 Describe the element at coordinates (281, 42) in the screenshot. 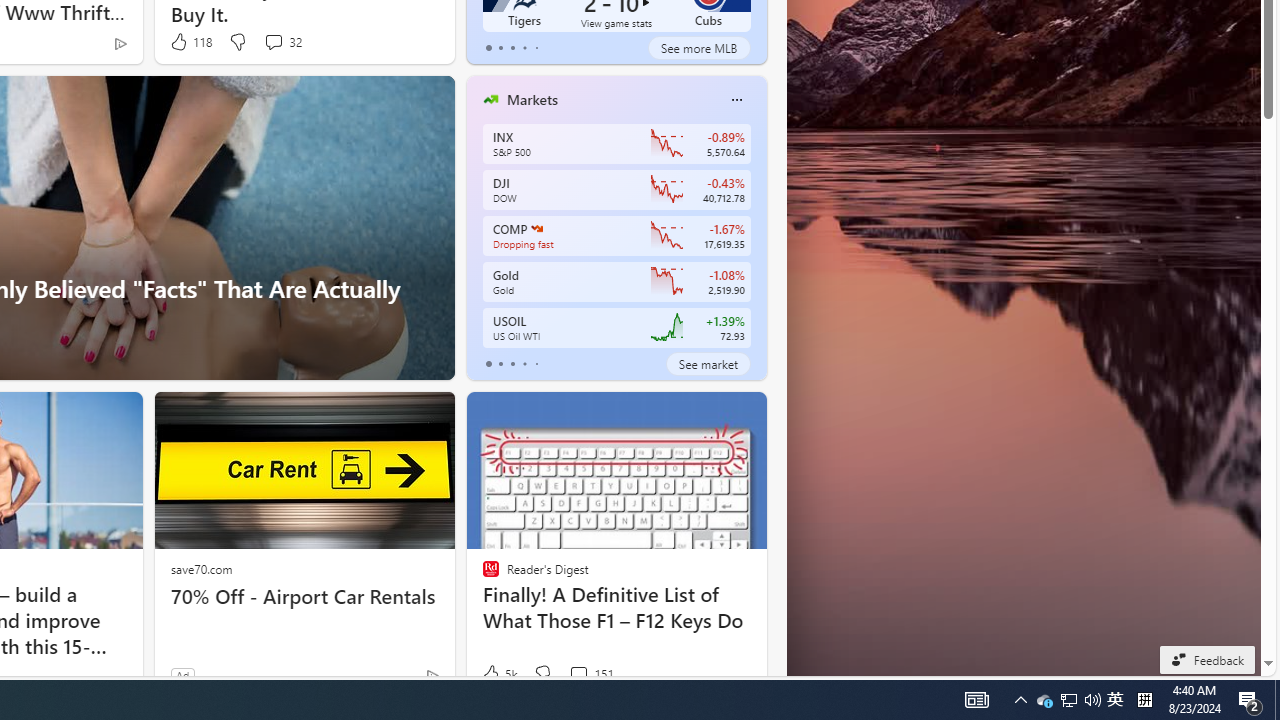

I see `'View comments 32 Comment'` at that location.